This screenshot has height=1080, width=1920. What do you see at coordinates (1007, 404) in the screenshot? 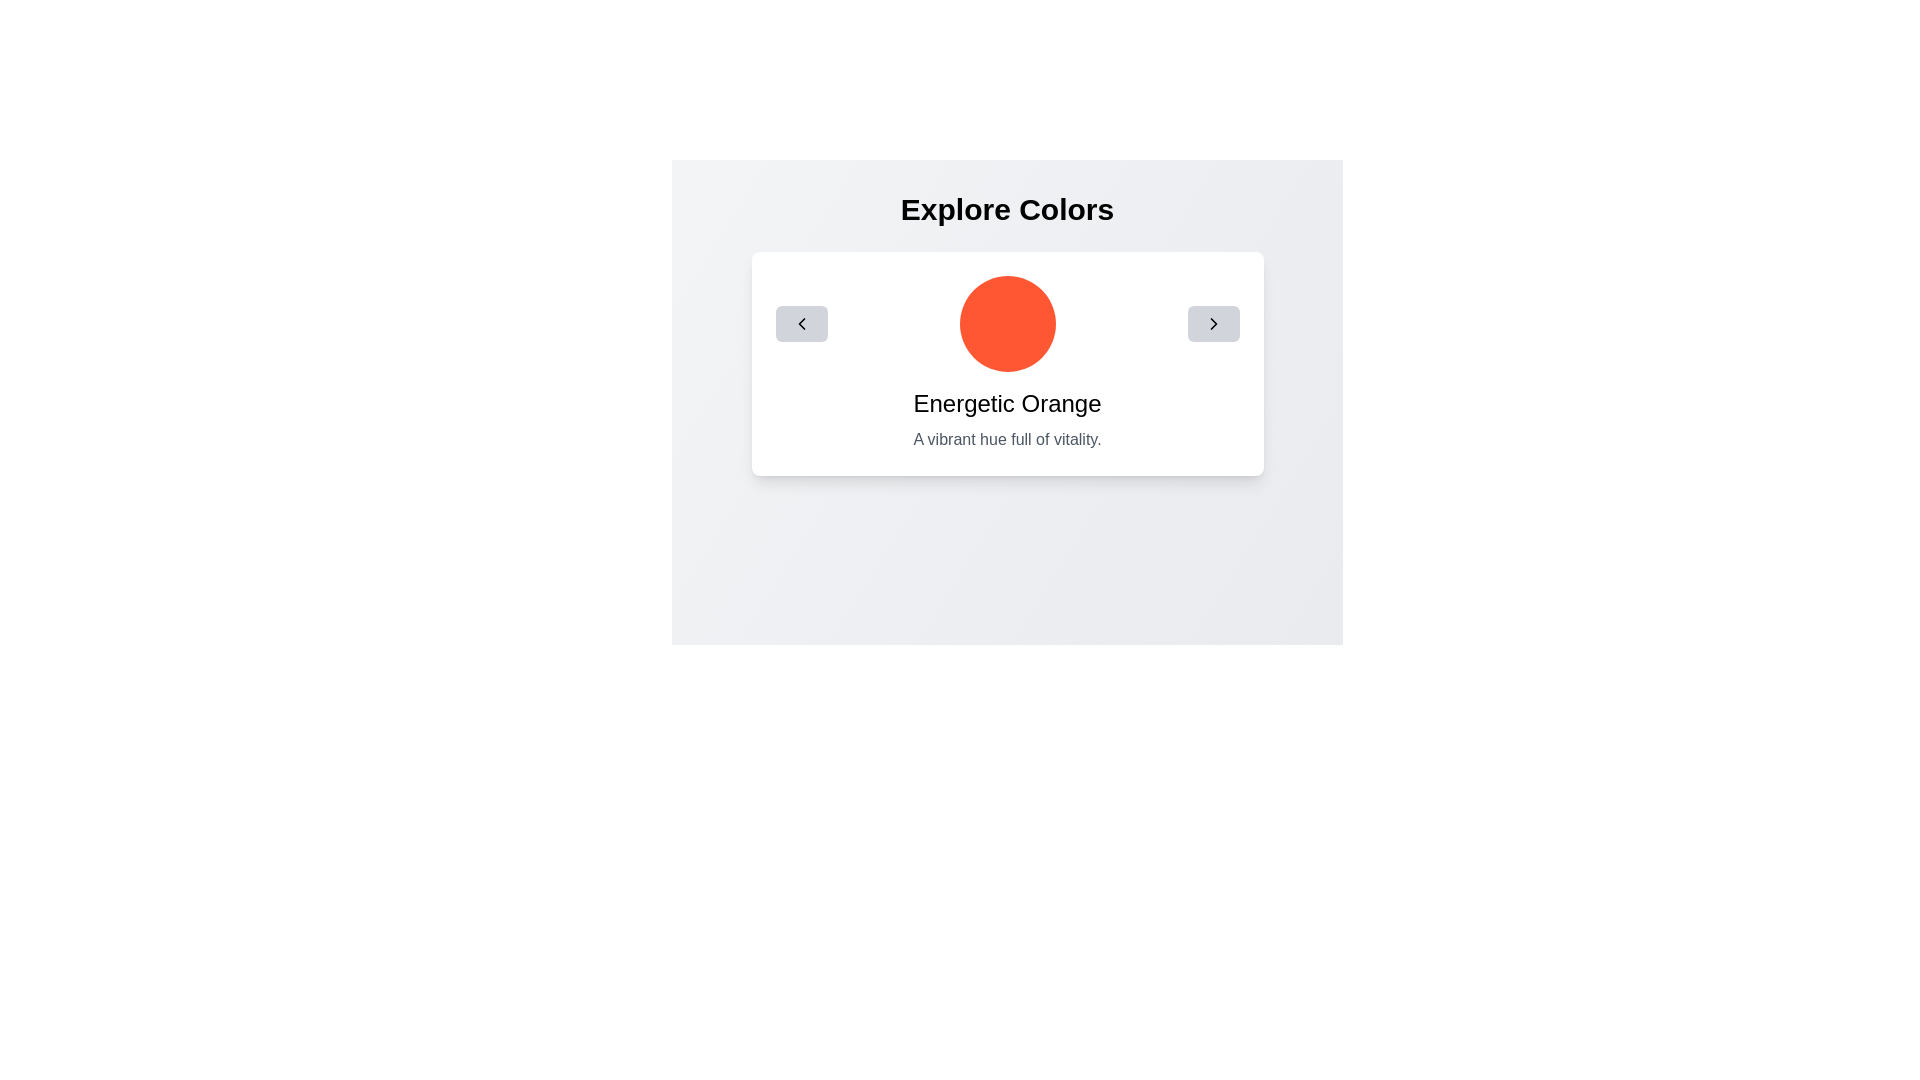
I see `the text label that displays 'Energetic Orange', which is styled as a larger, bold heading located below a circular orange graphic` at bounding box center [1007, 404].